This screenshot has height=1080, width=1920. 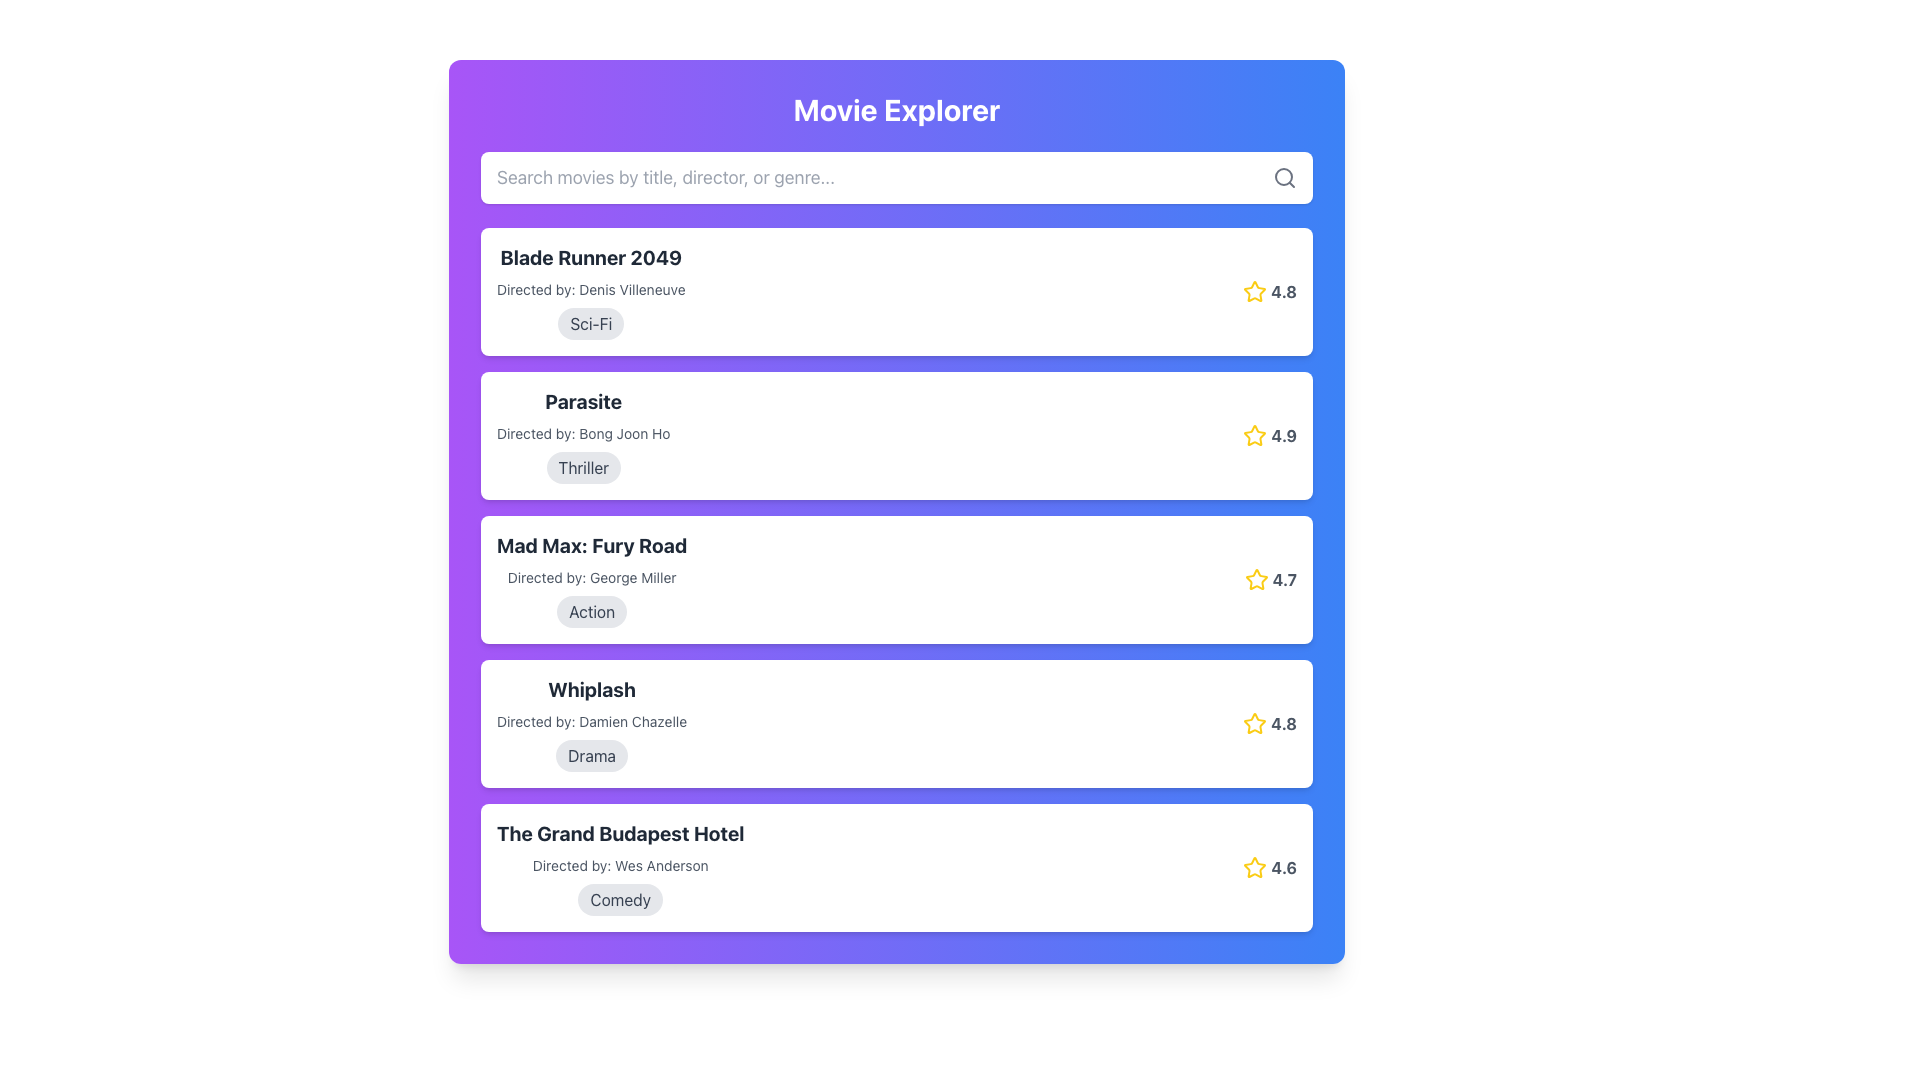 I want to click on the rating indicator text label for the movie 'Parasite', located in the second movie card near the top-right corner, following the yellow star icon, so click(x=1284, y=434).